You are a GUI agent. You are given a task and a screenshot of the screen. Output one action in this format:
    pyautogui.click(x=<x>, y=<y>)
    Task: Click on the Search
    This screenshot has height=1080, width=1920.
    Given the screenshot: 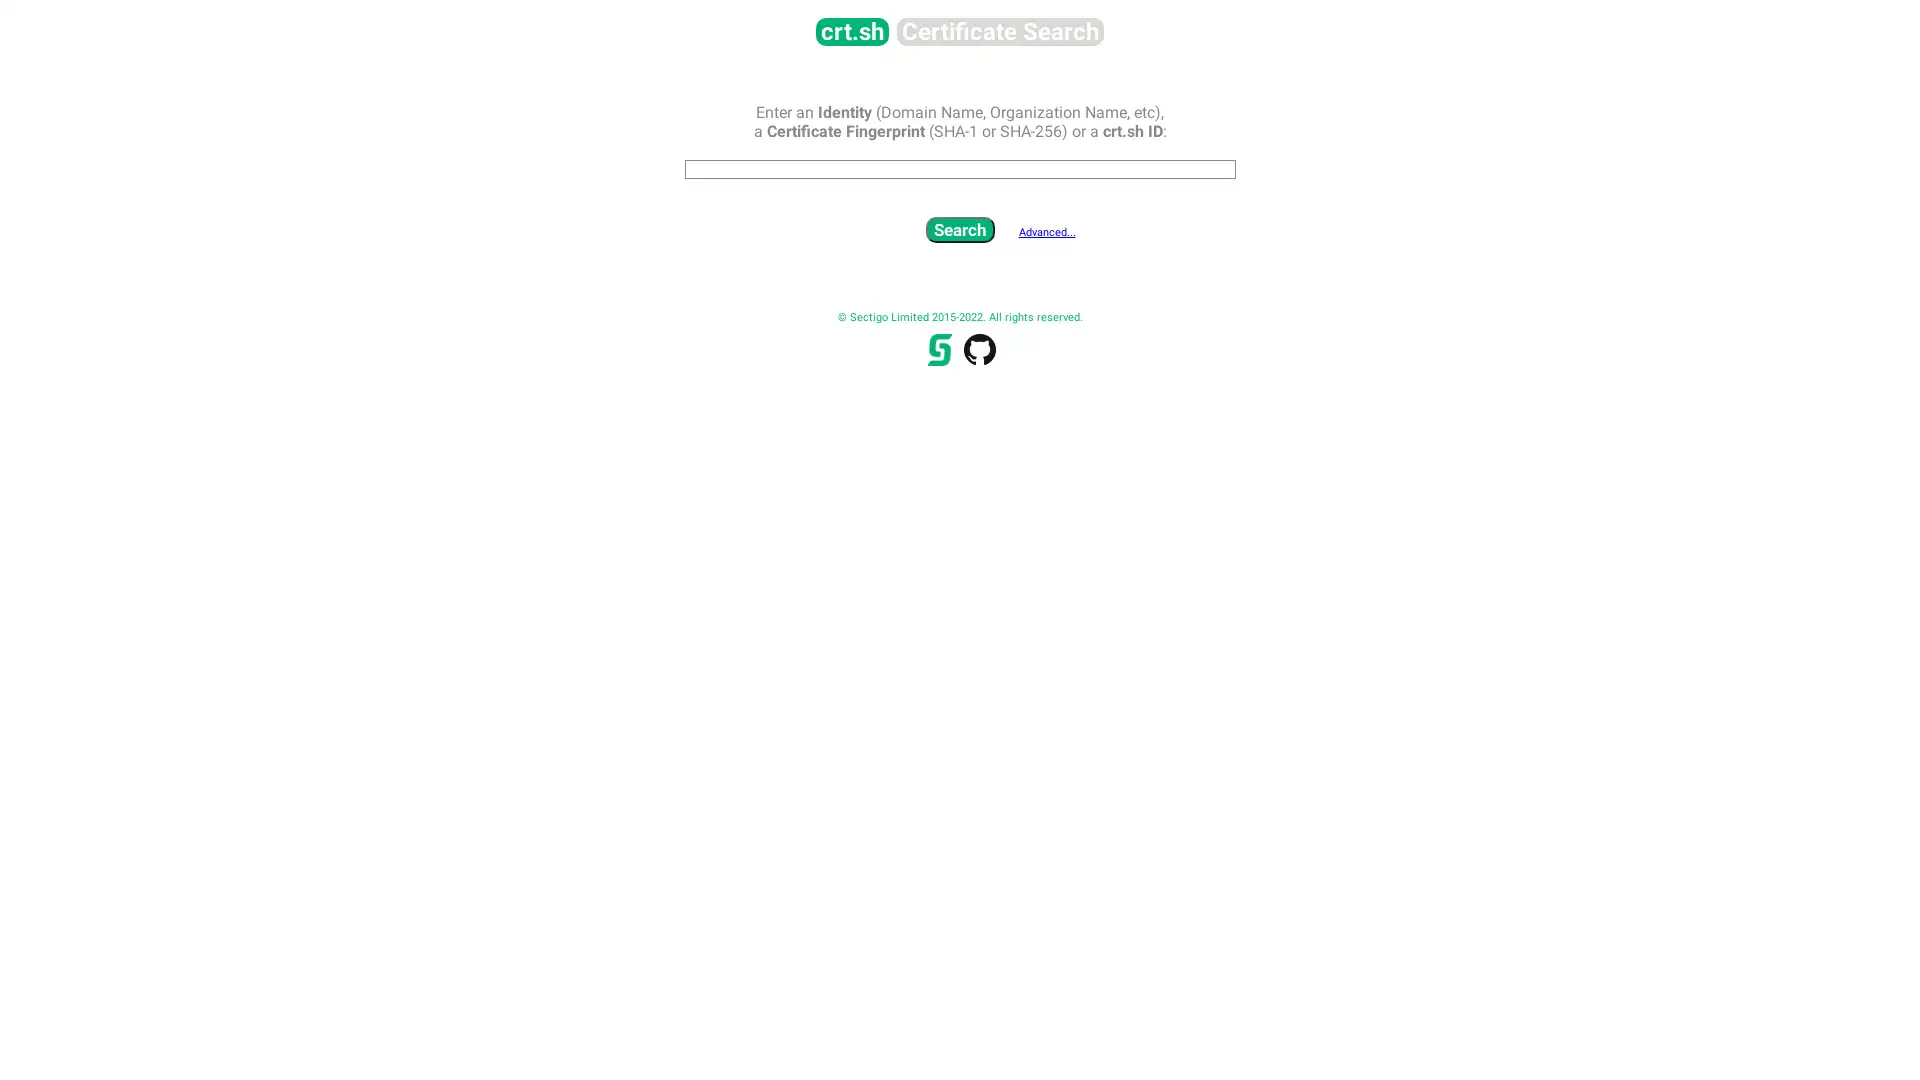 What is the action you would take?
    pyautogui.click(x=958, y=229)
    